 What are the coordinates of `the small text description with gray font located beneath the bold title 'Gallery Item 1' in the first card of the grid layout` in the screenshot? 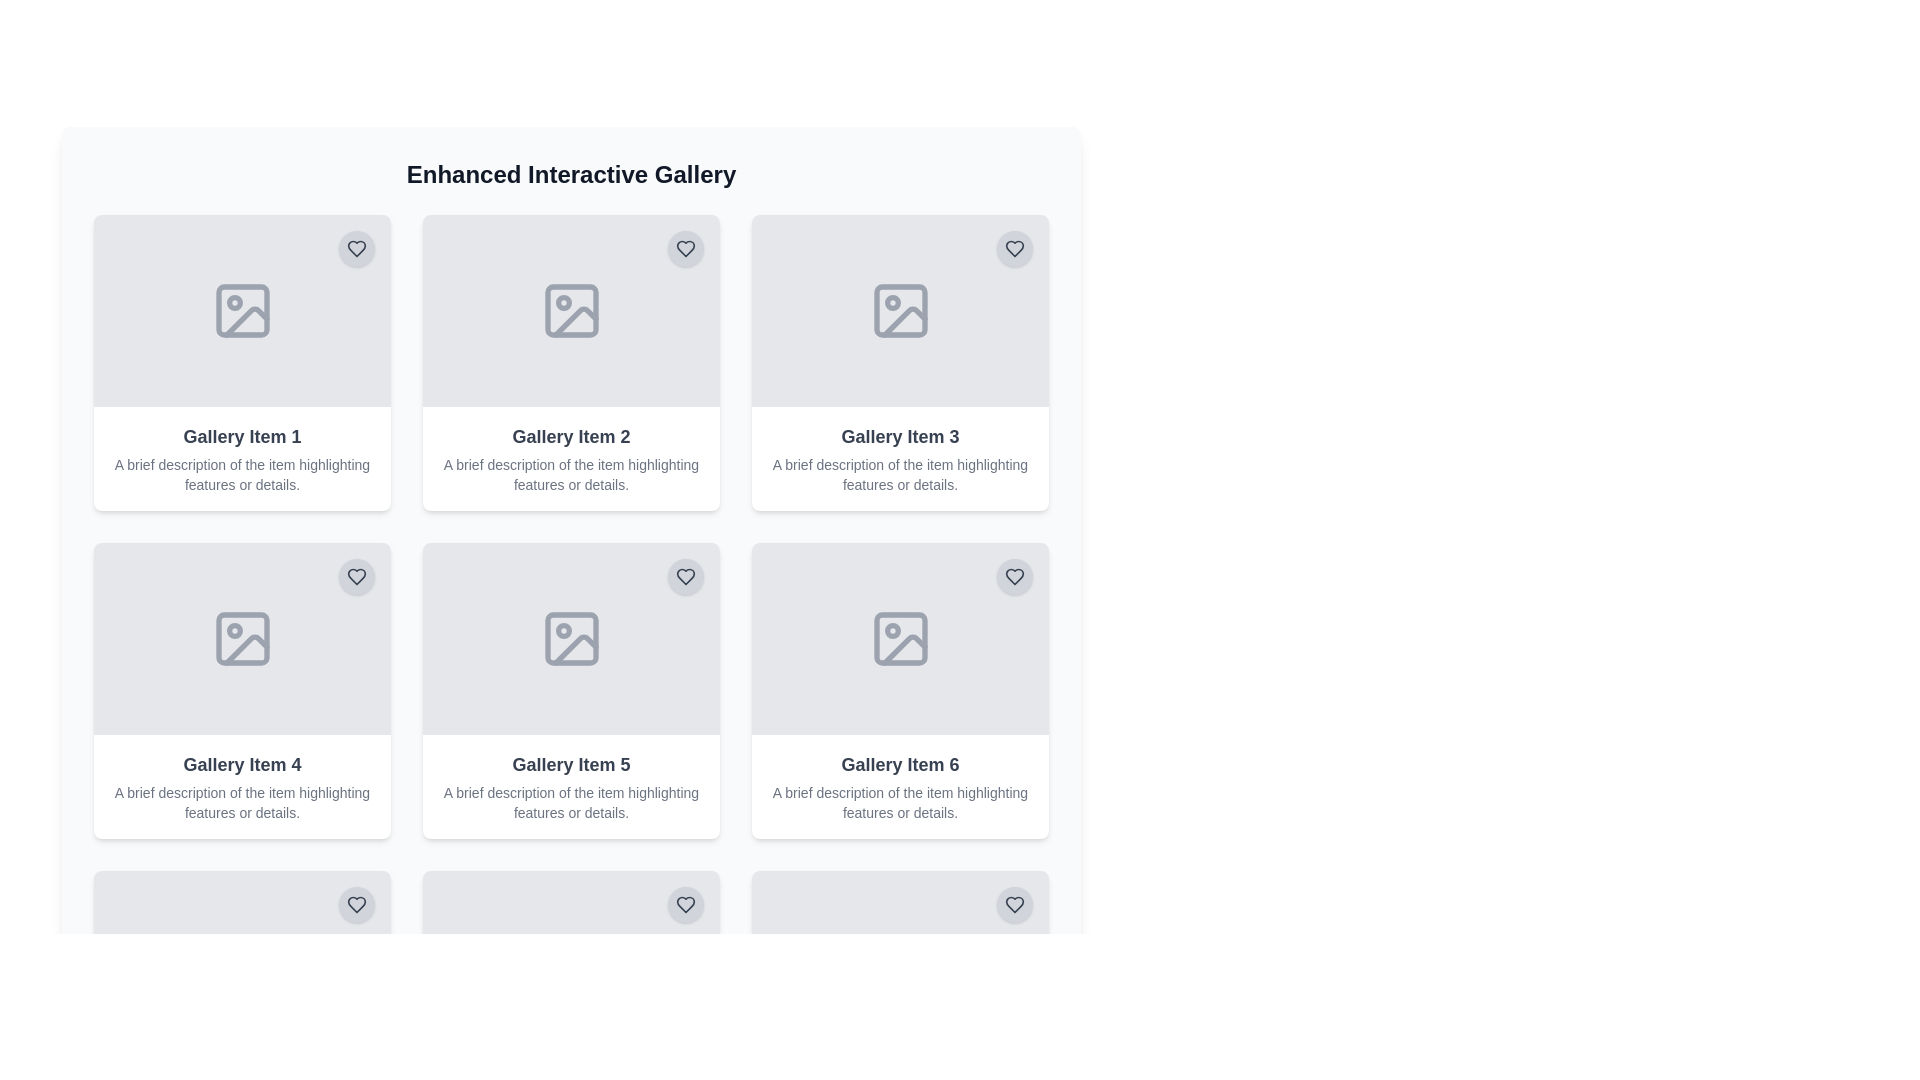 It's located at (241, 474).